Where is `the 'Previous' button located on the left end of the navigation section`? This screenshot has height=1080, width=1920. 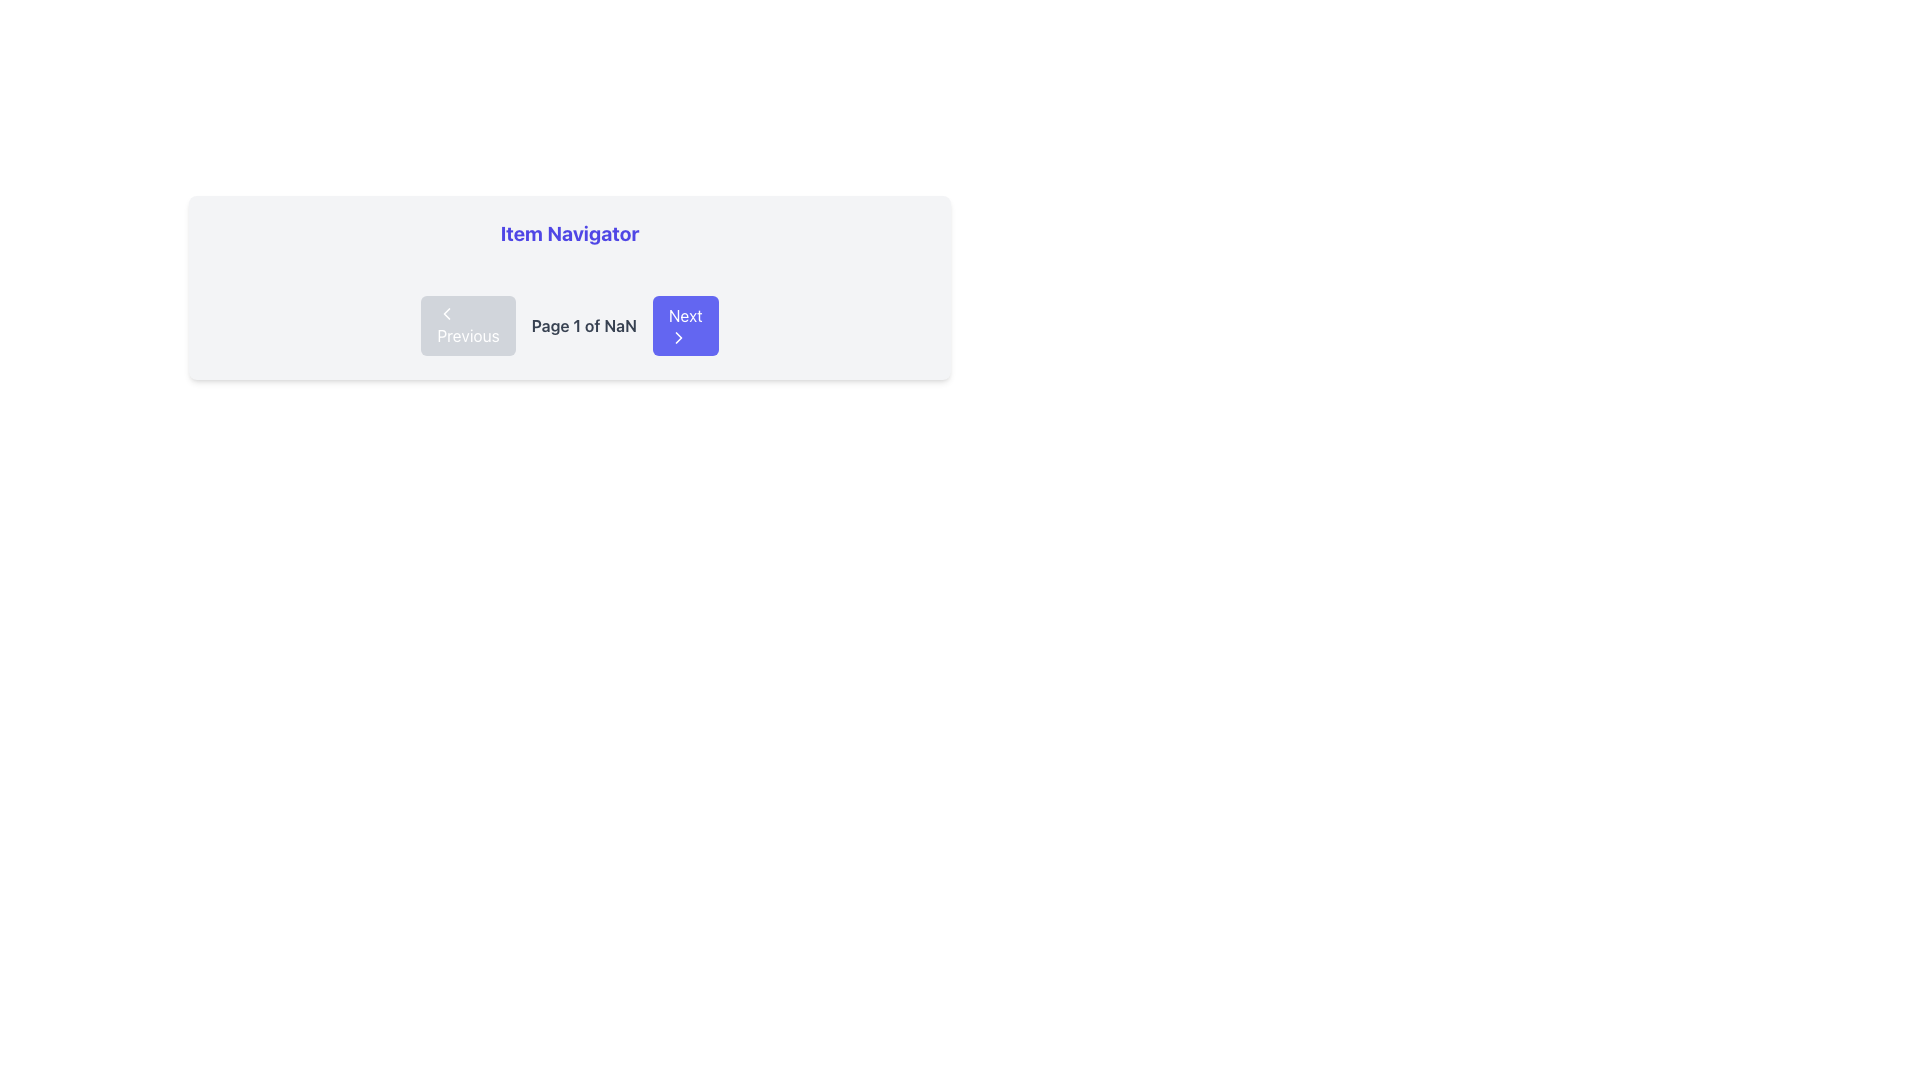 the 'Previous' button located on the left end of the navigation section is located at coordinates (446, 313).